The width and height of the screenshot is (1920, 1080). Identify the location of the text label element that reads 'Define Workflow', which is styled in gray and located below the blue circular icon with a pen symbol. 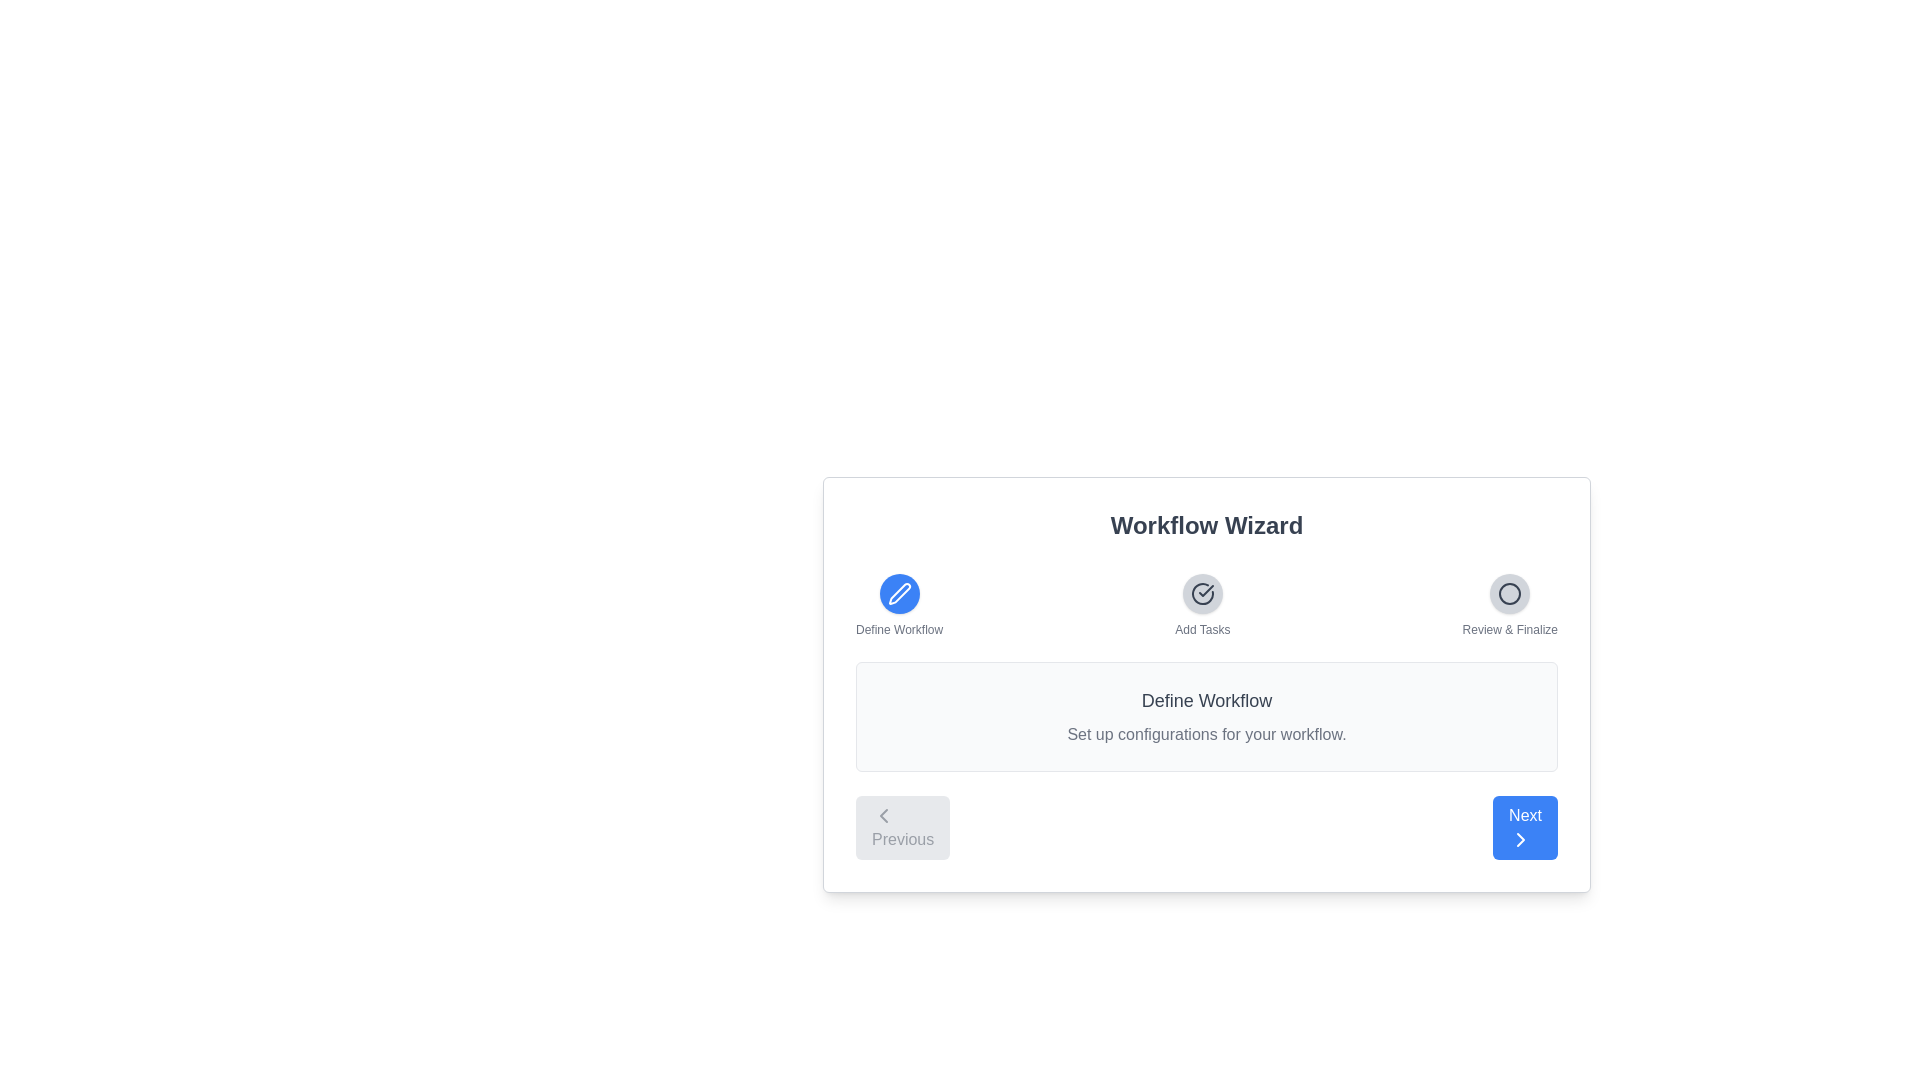
(898, 628).